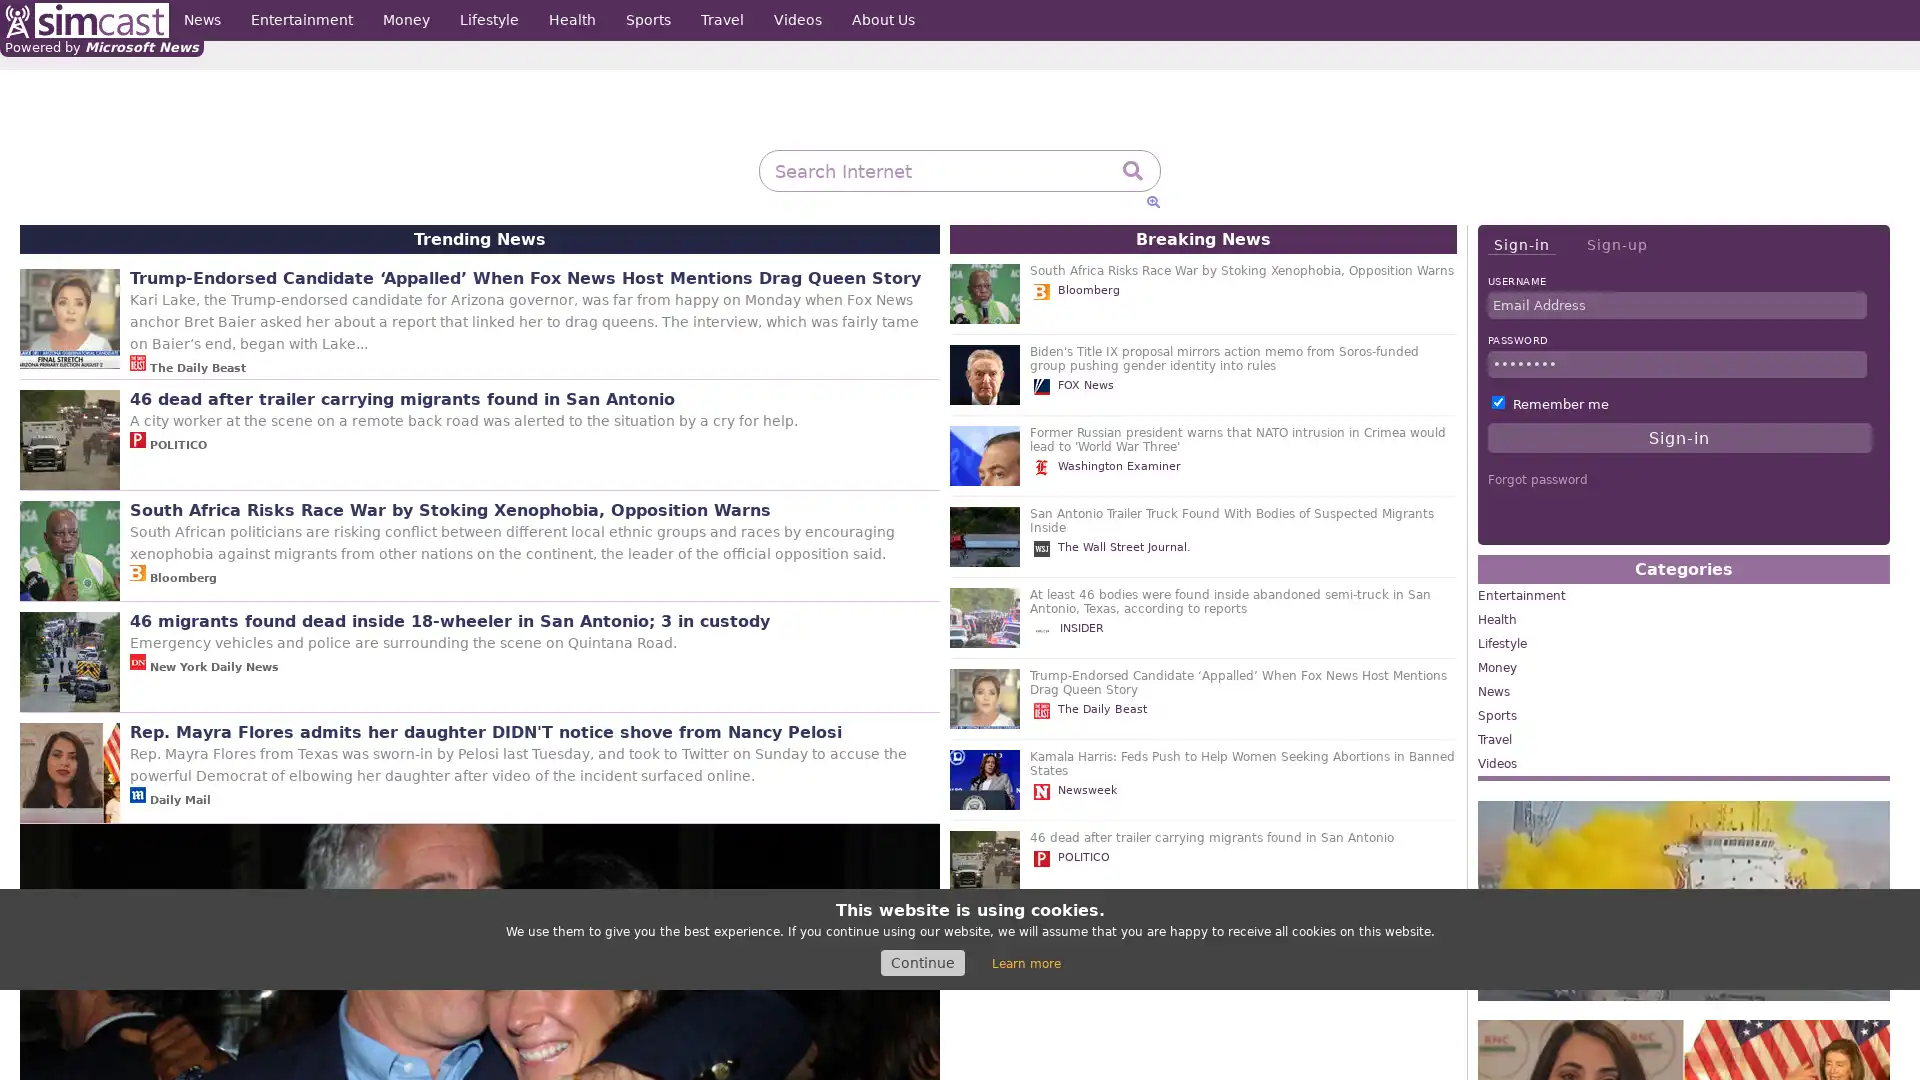  What do you see at coordinates (1616, 244) in the screenshot?
I see `Sign-up` at bounding box center [1616, 244].